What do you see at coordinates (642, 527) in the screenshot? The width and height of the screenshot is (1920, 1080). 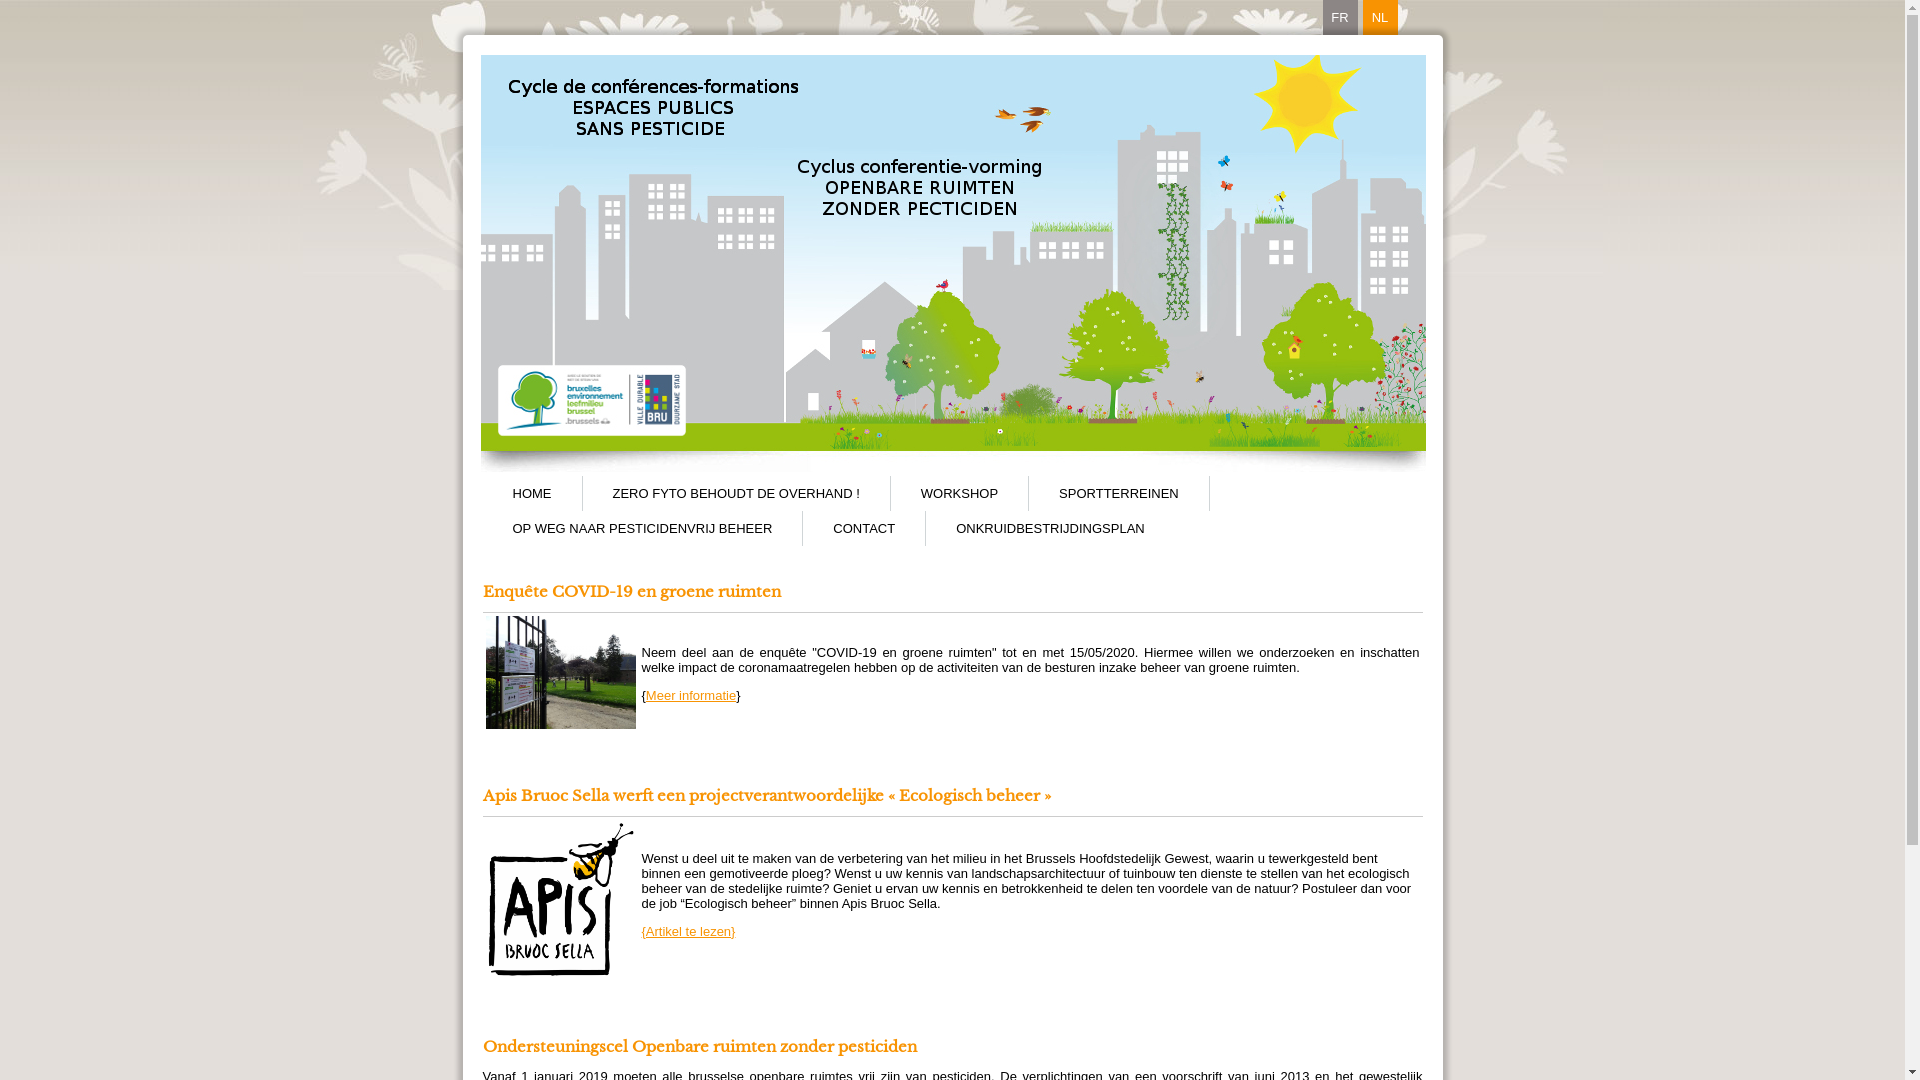 I see `'OP WEG NAAR PESTICIDENVRIJ BEHEER'` at bounding box center [642, 527].